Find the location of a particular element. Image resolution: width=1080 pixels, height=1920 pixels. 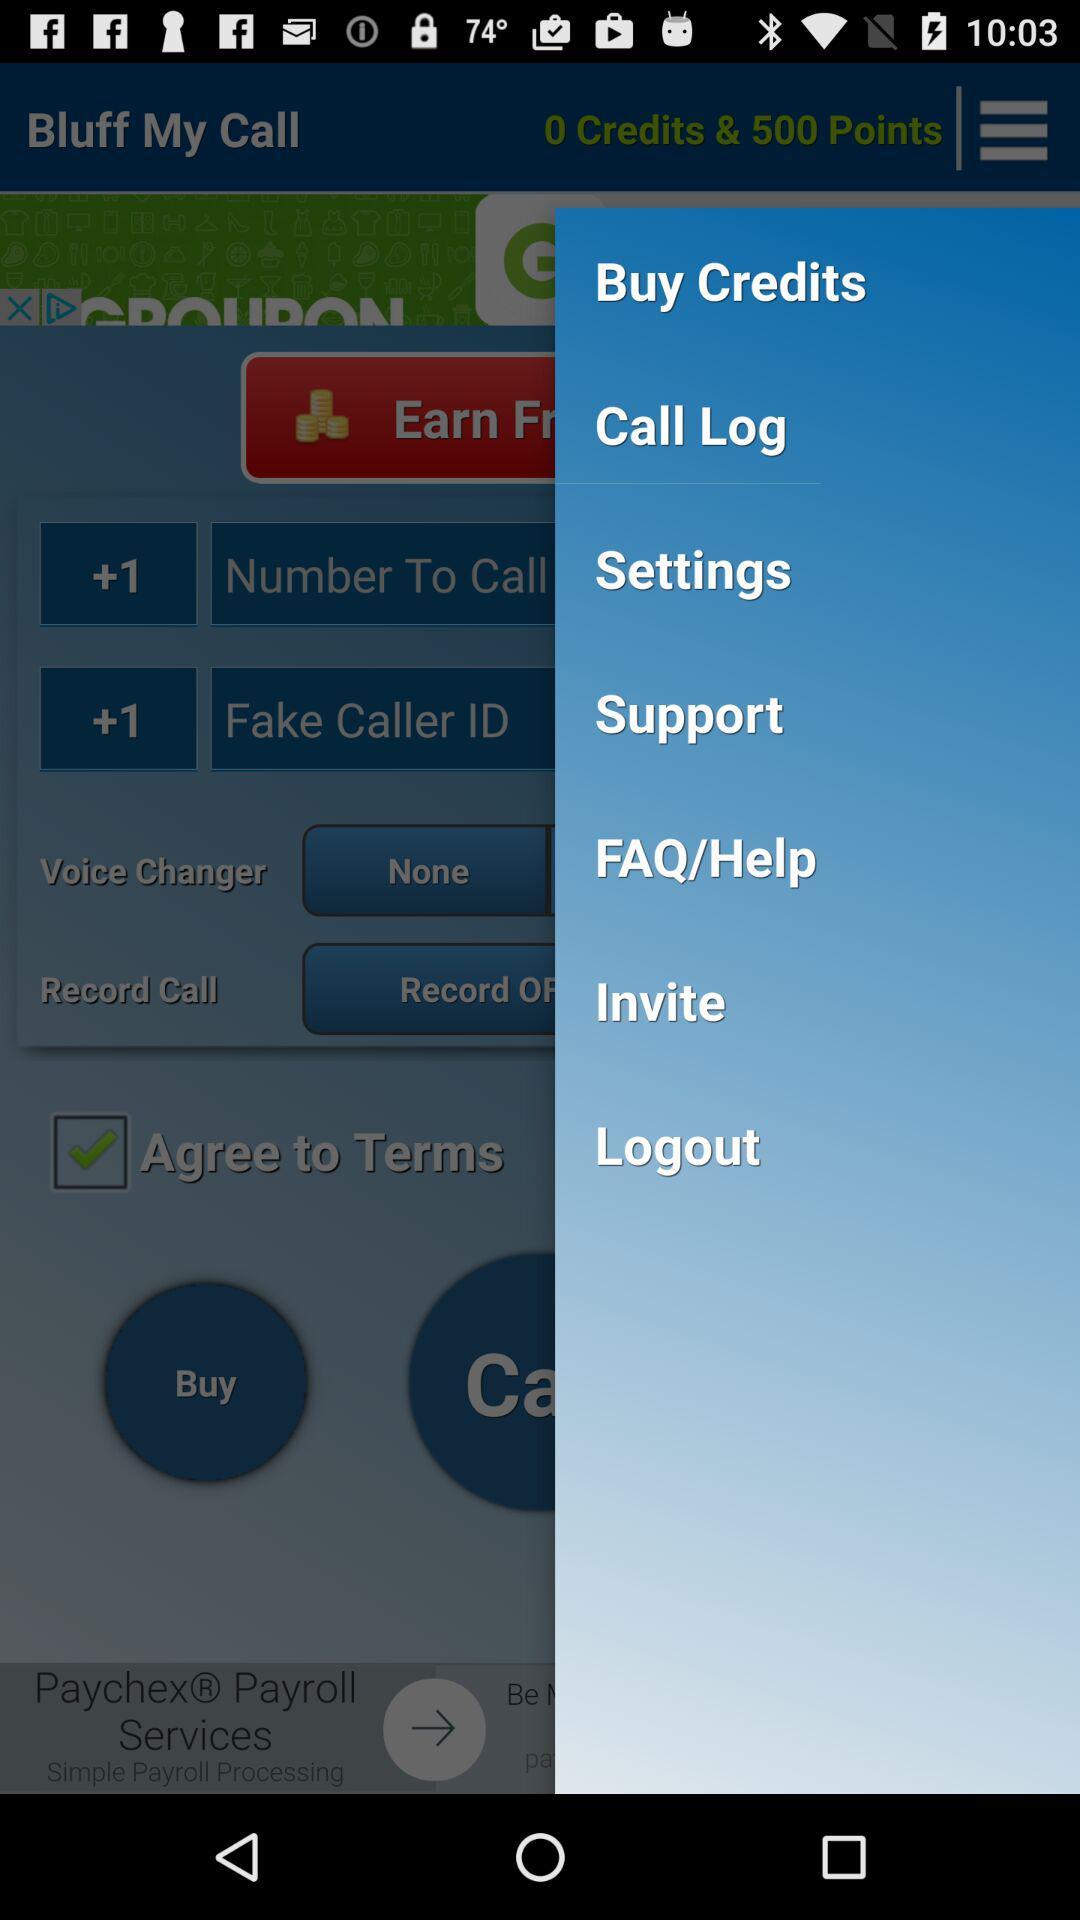

the menu icon is located at coordinates (1014, 136).